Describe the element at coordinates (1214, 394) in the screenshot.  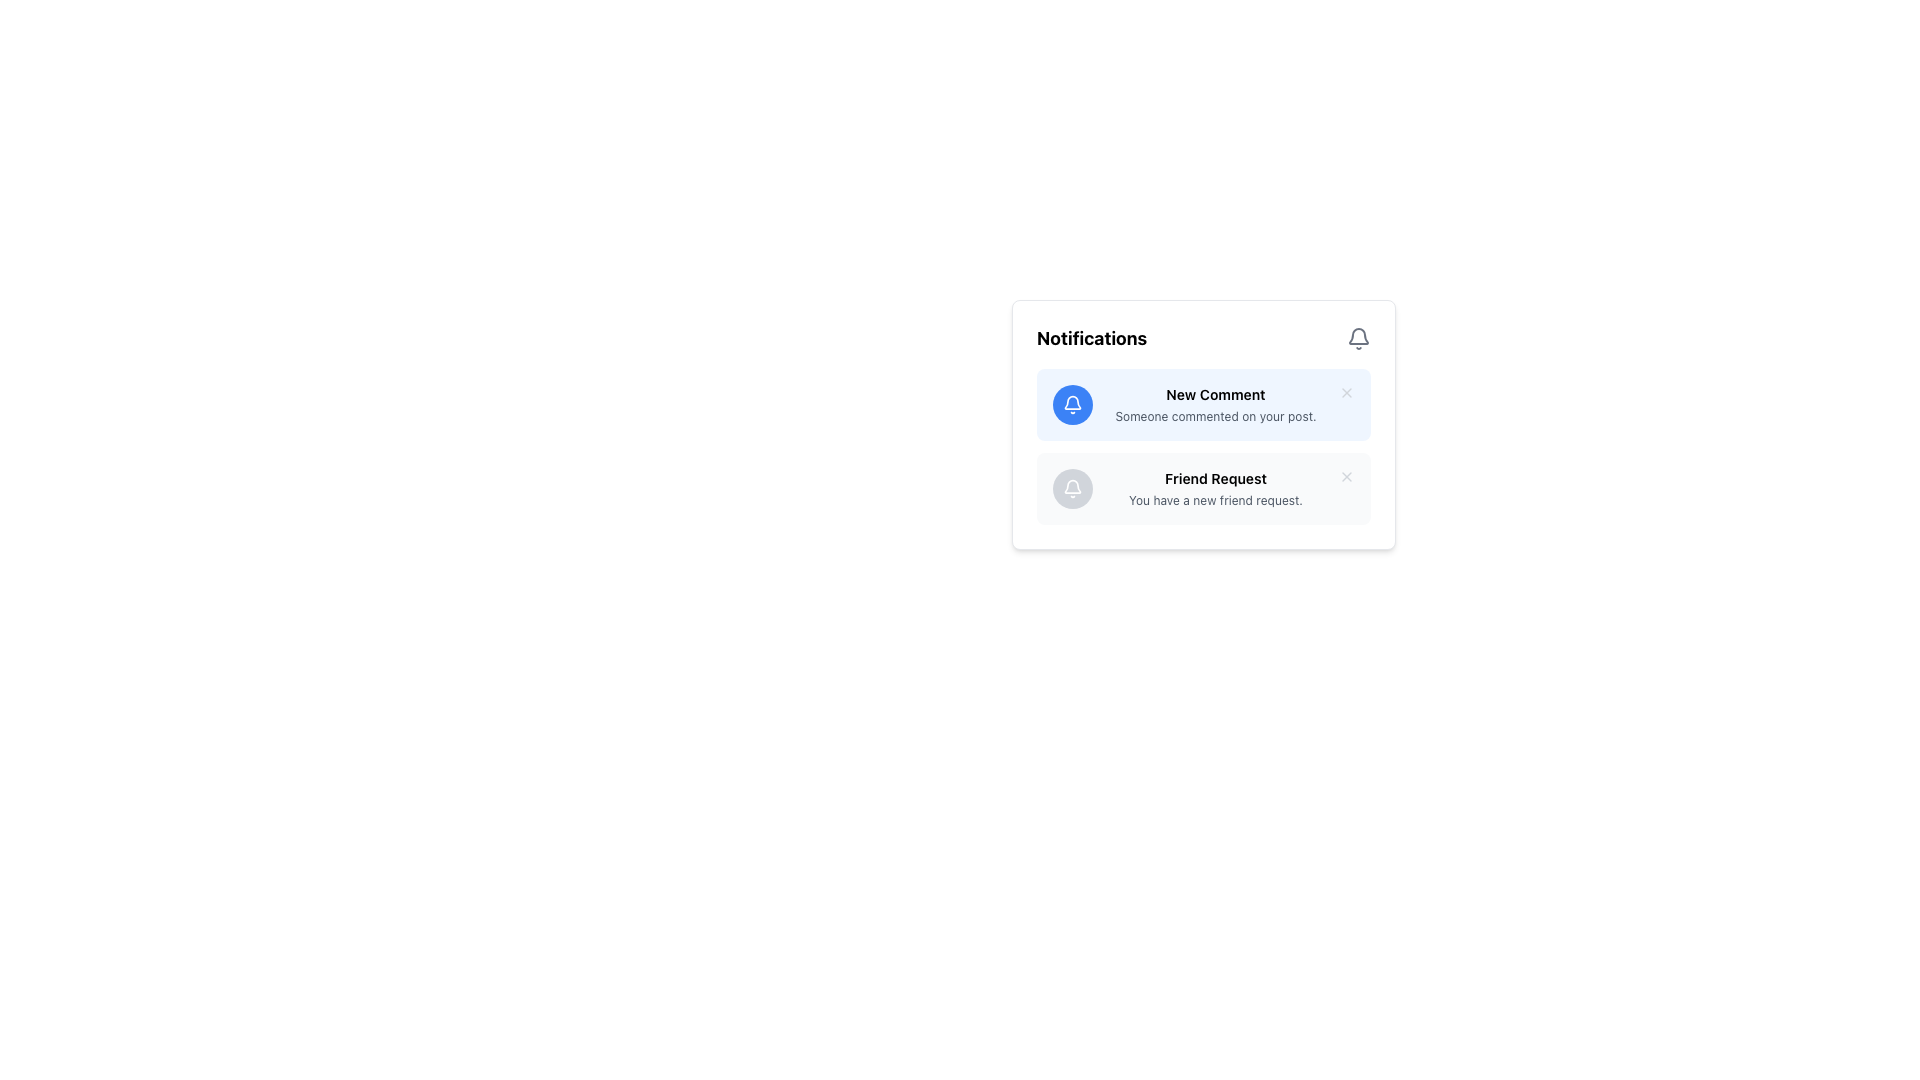
I see `the 'New Comment' text label located at the top of the first notification card in the Notifications panel` at that location.